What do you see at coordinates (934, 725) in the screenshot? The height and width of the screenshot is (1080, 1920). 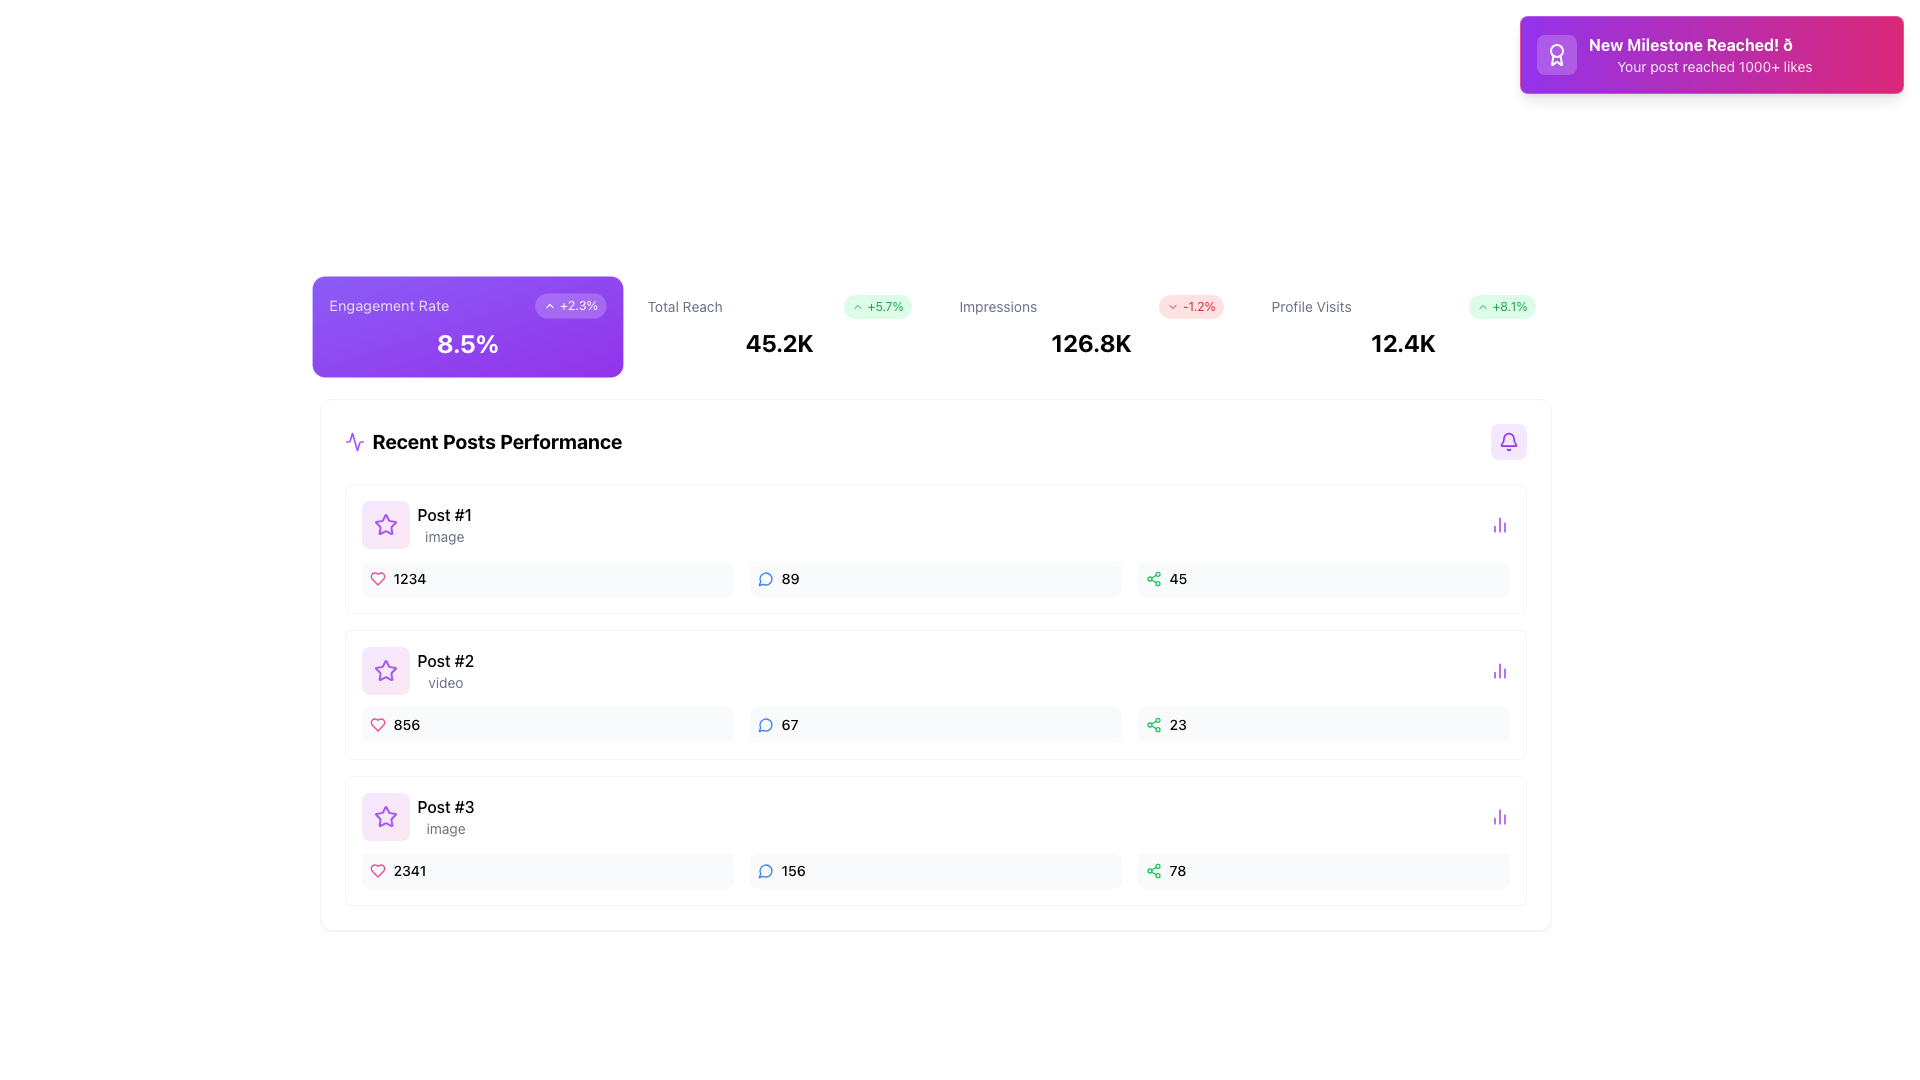 I see `the Interactive count display for 'Post #2'` at bounding box center [934, 725].